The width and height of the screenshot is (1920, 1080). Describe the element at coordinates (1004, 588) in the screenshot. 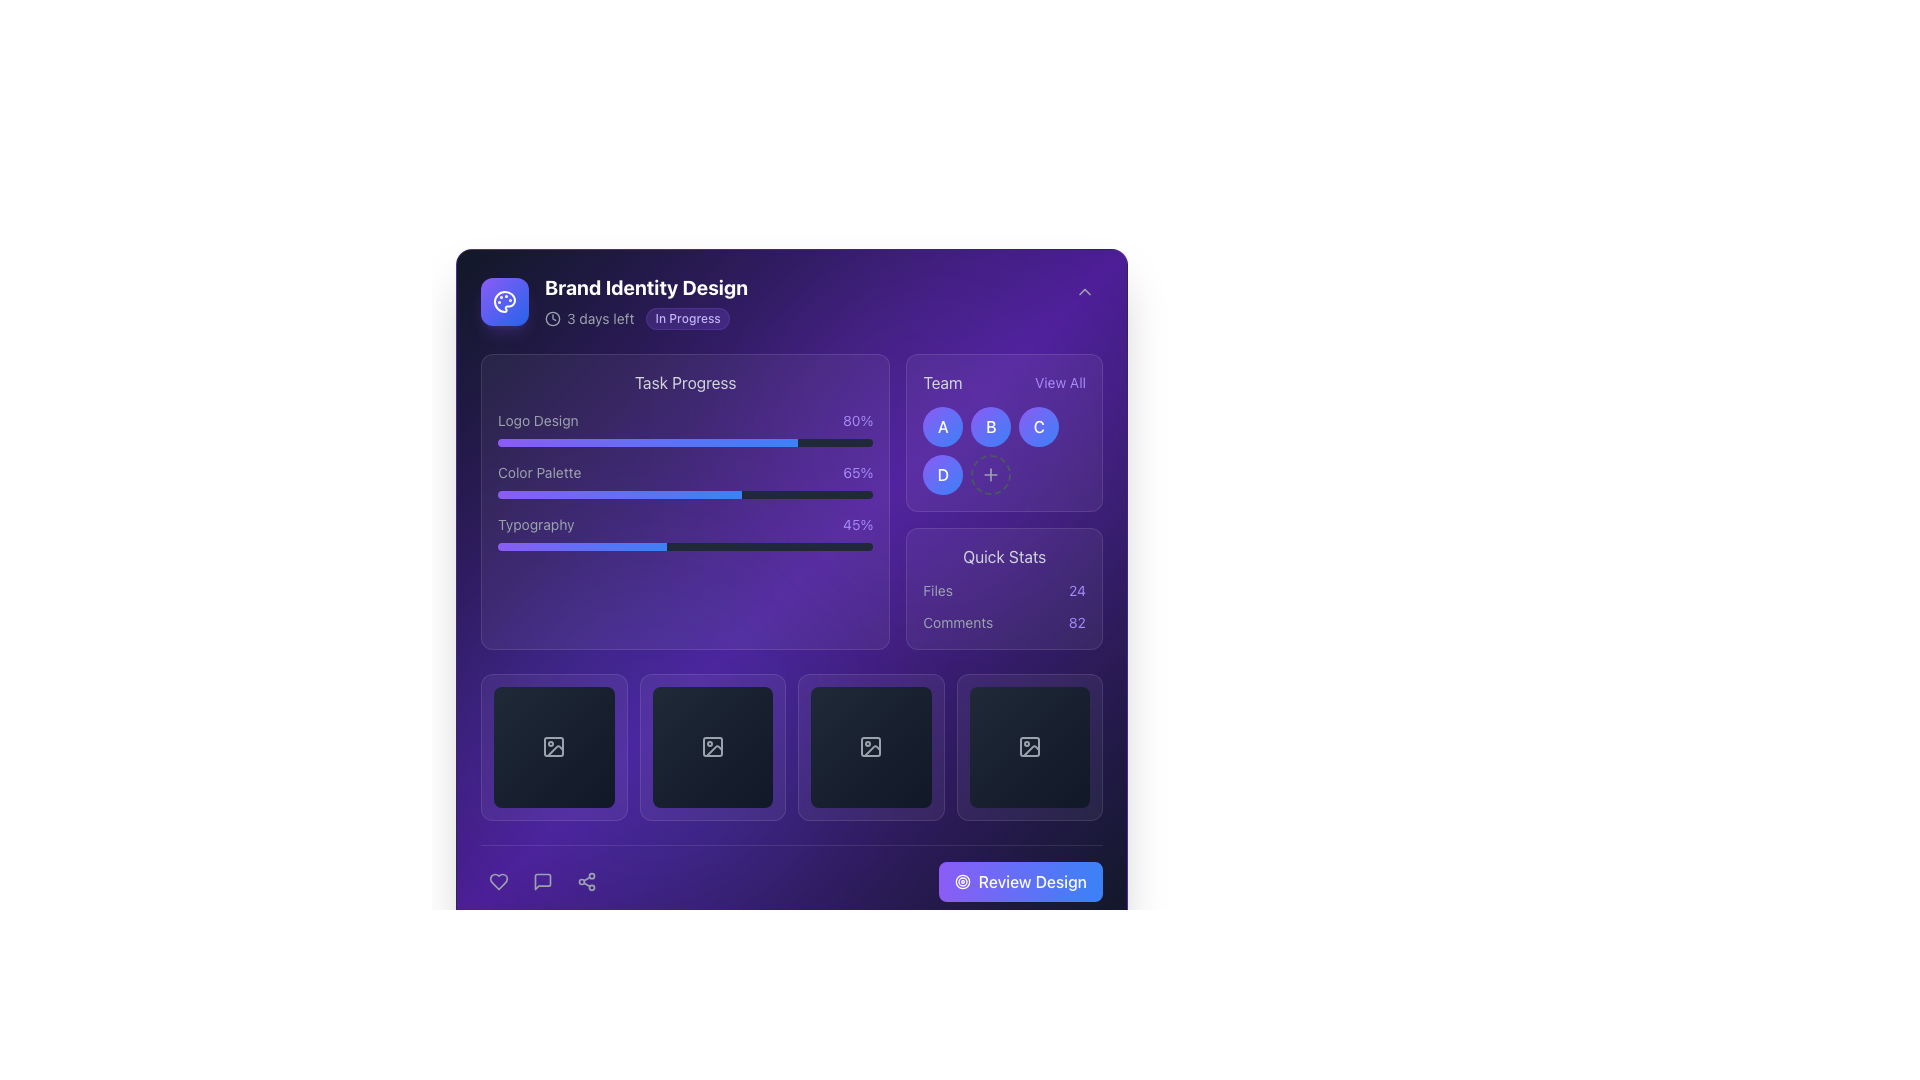

I see `text within the 'Quick Stats' informational display panel, which features a violet background and displays the statistics for 'Files' and 'Comments'` at that location.